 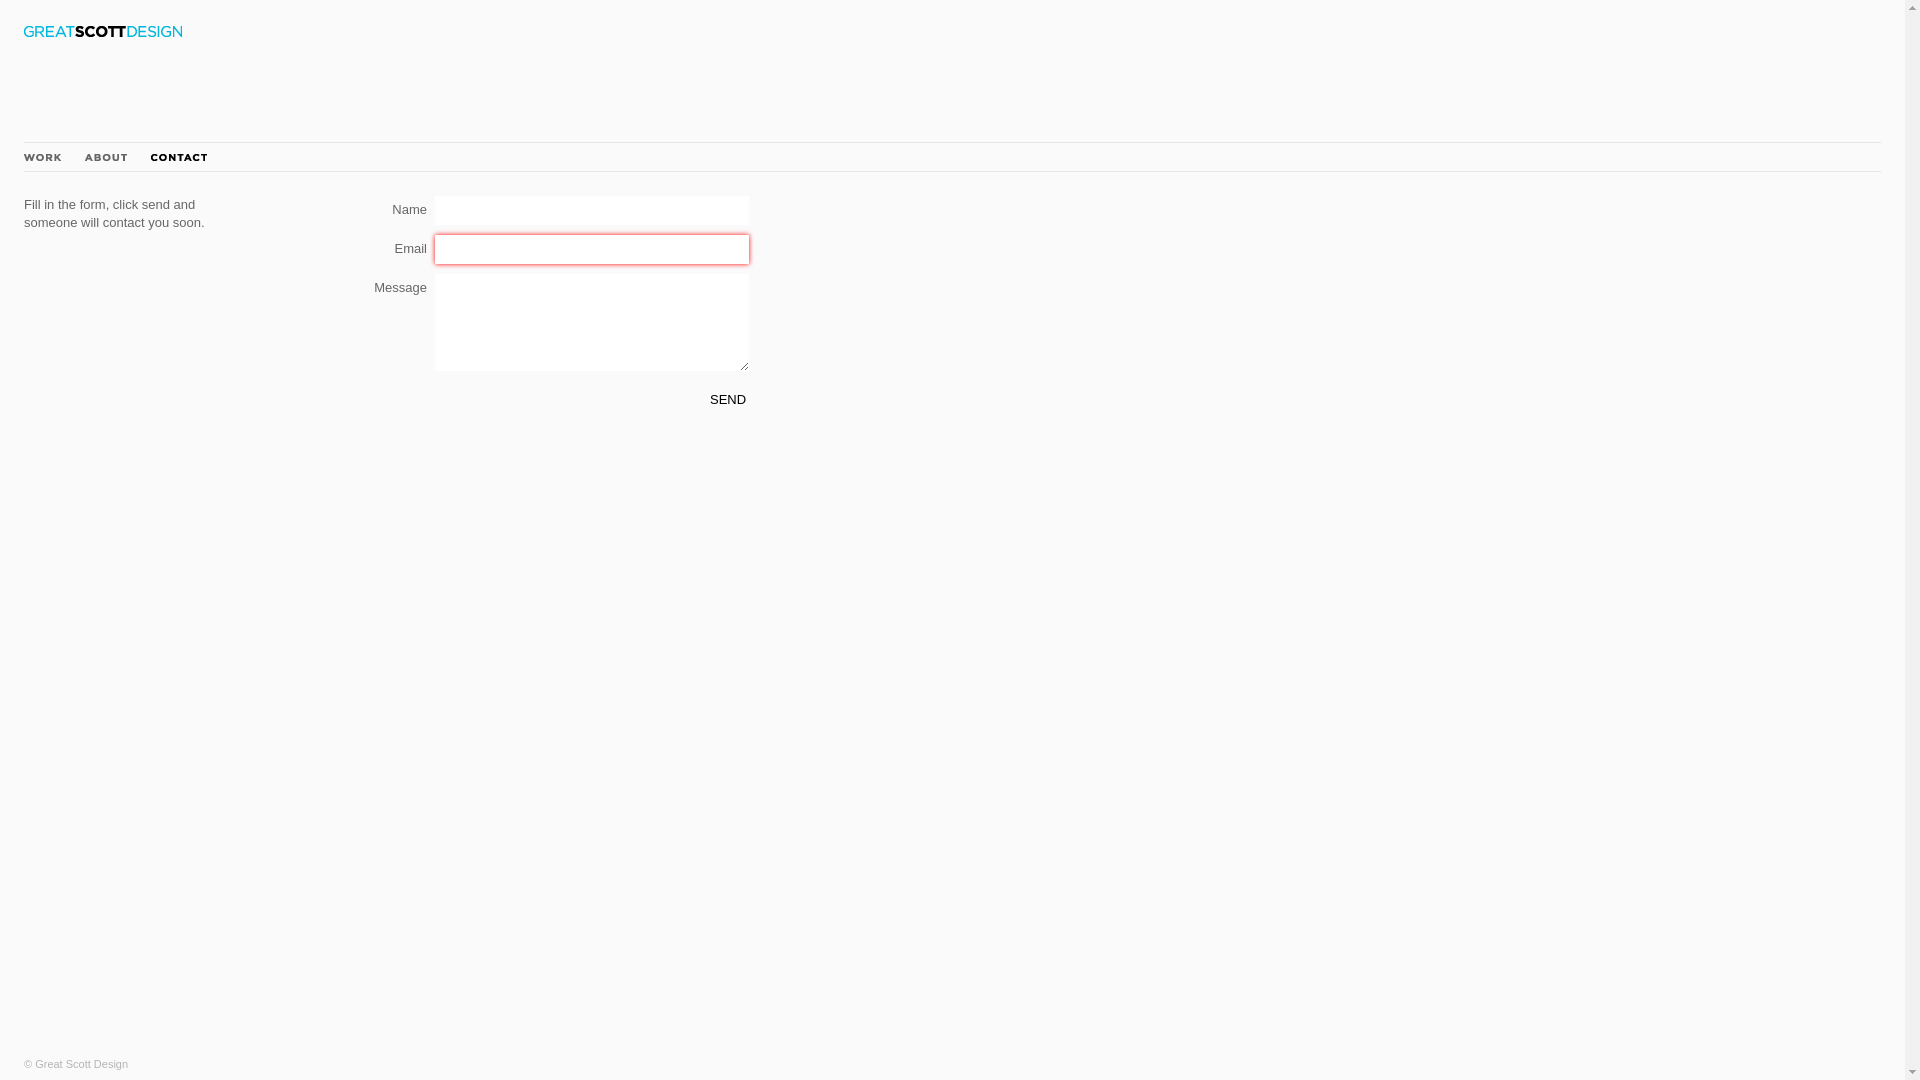 I want to click on 'CONTACT', so click(x=178, y=156).